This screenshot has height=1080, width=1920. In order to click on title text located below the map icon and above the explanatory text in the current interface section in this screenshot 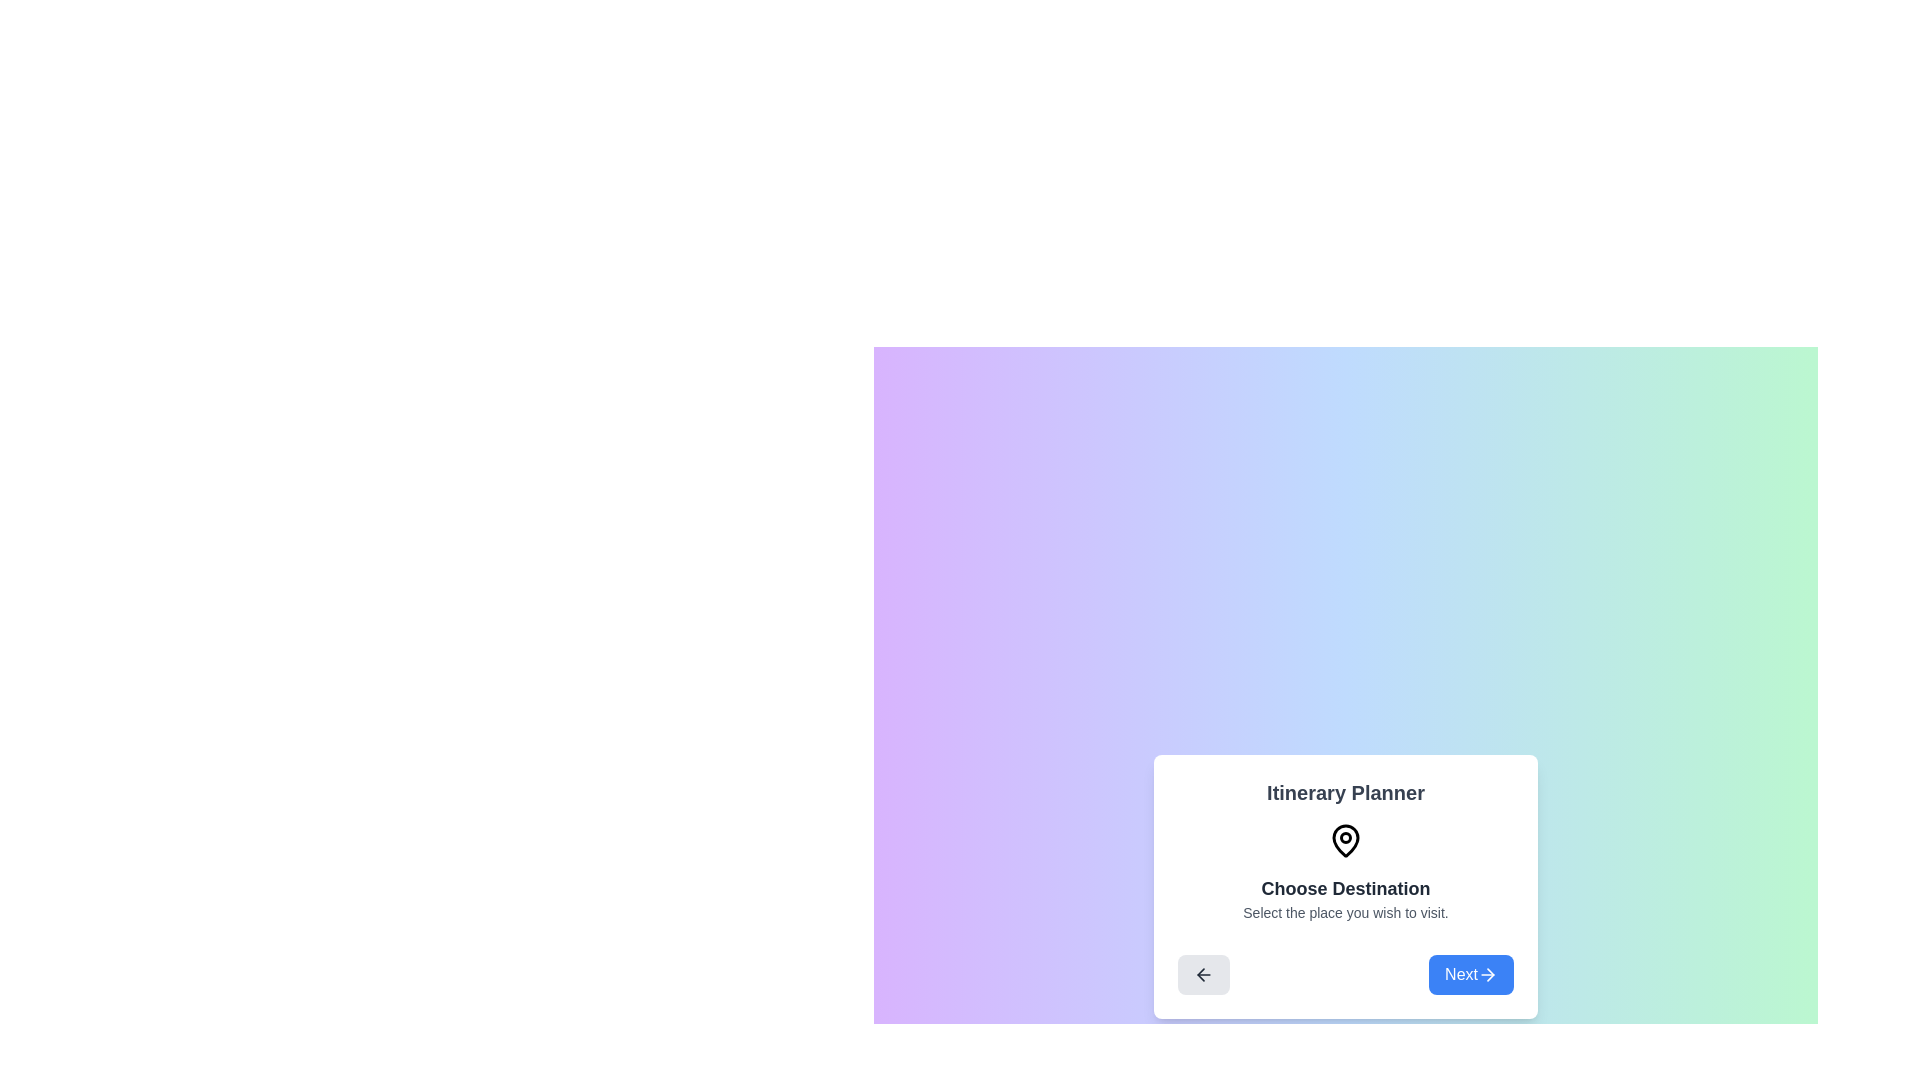, I will do `click(1345, 887)`.